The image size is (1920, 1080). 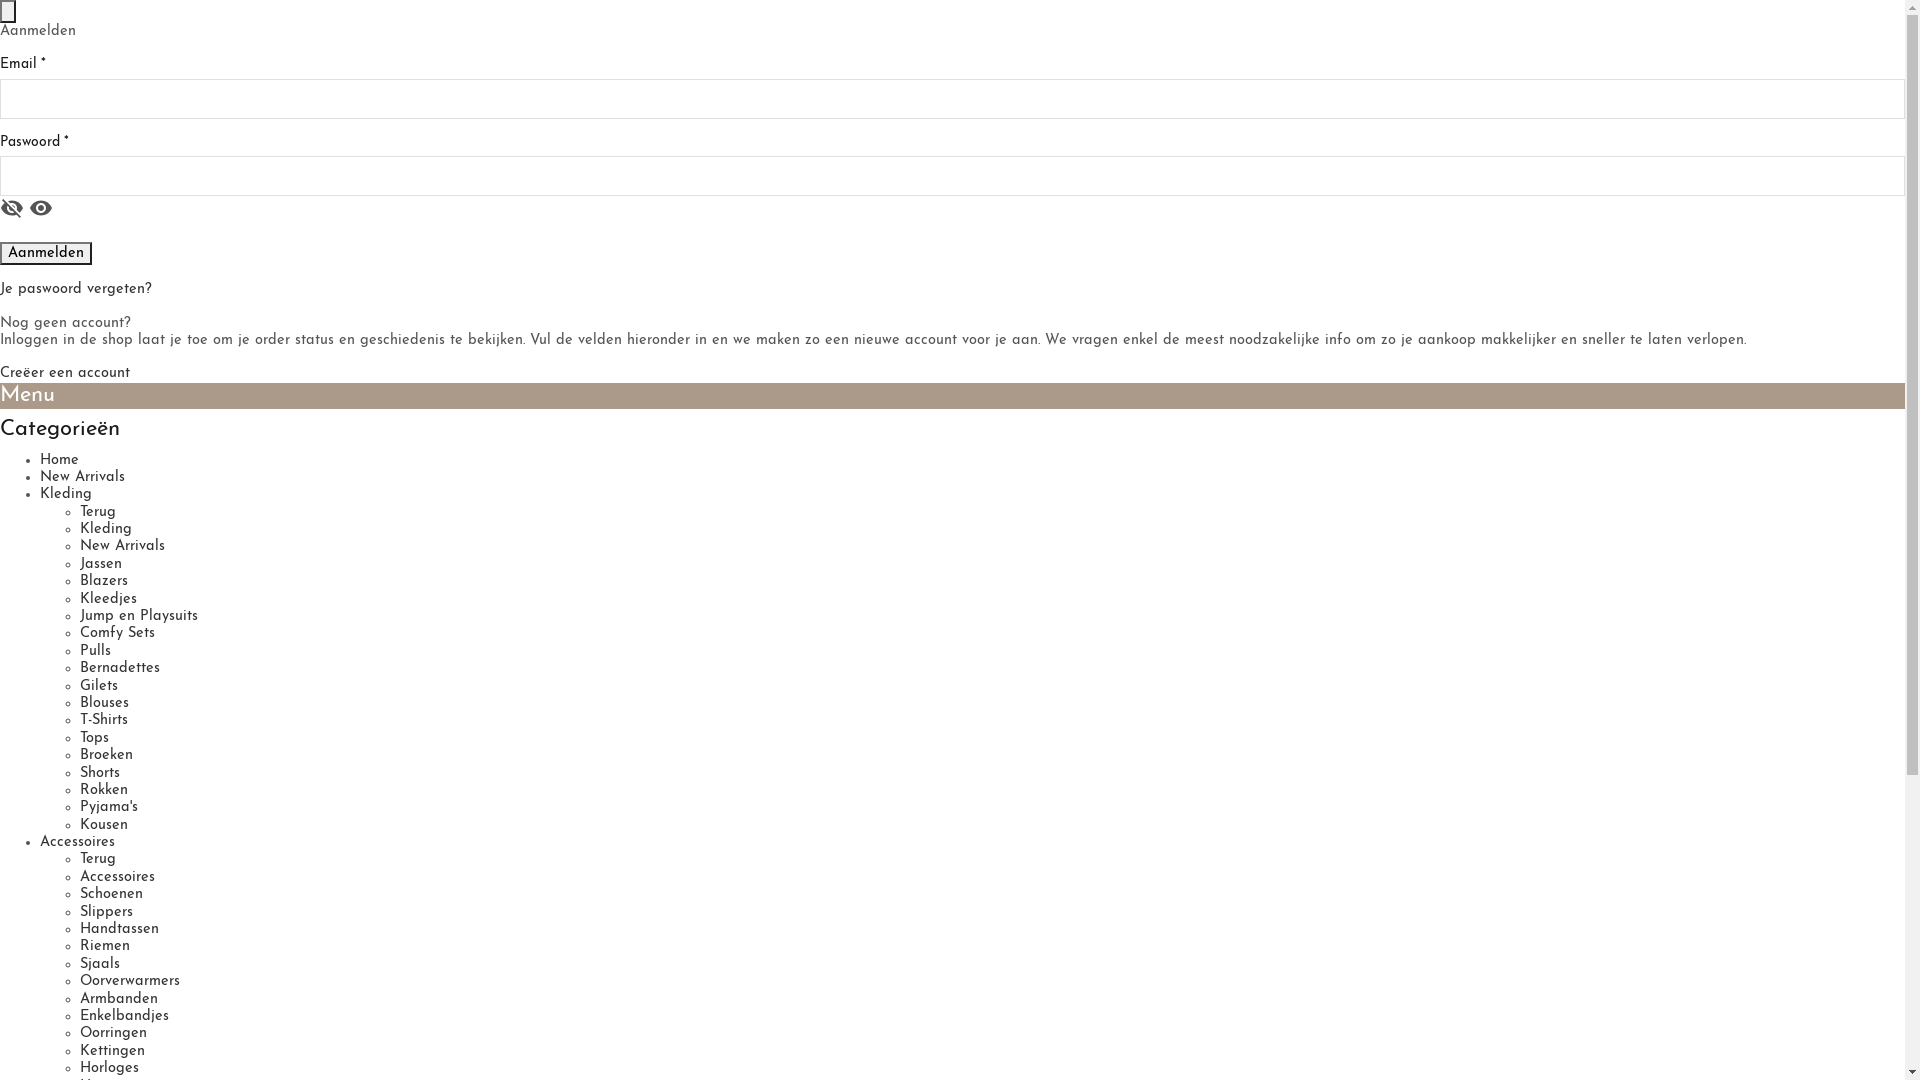 I want to click on 'Blazers', so click(x=103, y=581).